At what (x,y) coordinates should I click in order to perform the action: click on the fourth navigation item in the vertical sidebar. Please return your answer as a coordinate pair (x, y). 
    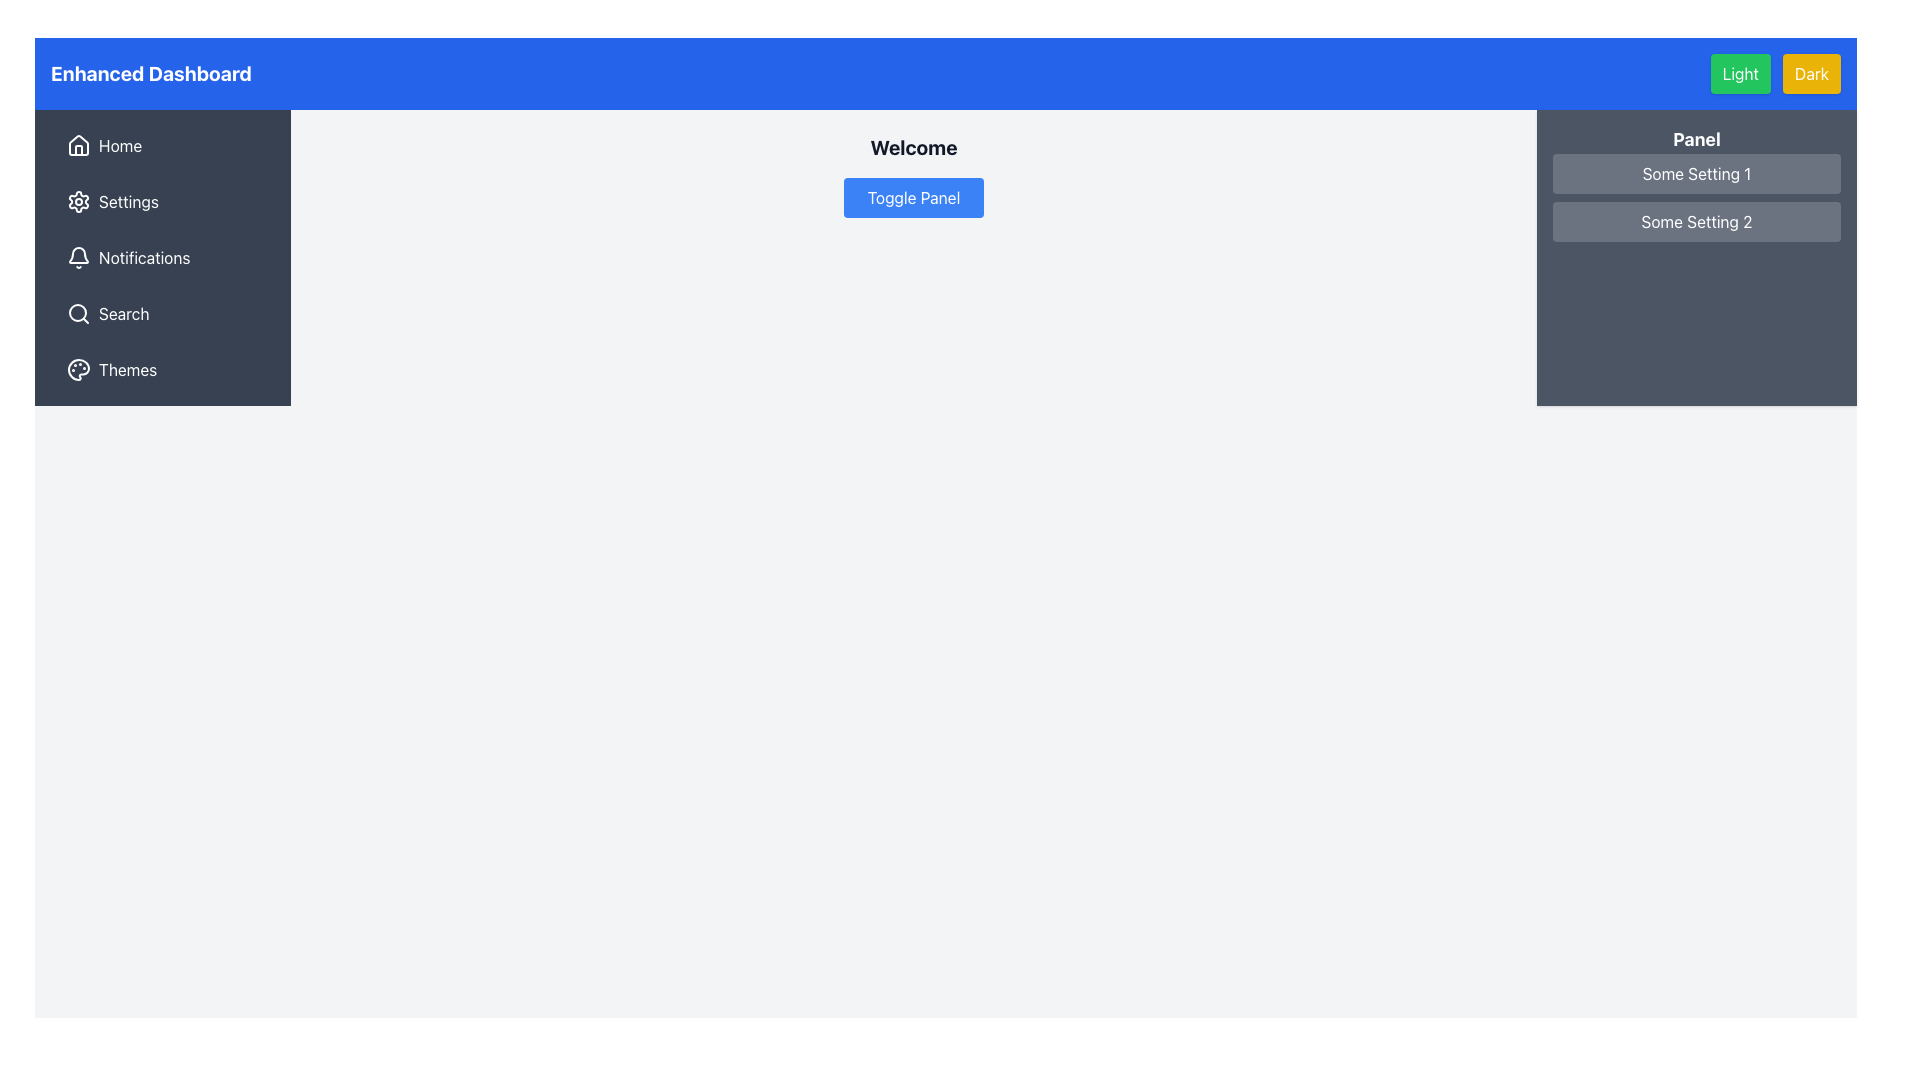
    Looking at the image, I should click on (163, 313).